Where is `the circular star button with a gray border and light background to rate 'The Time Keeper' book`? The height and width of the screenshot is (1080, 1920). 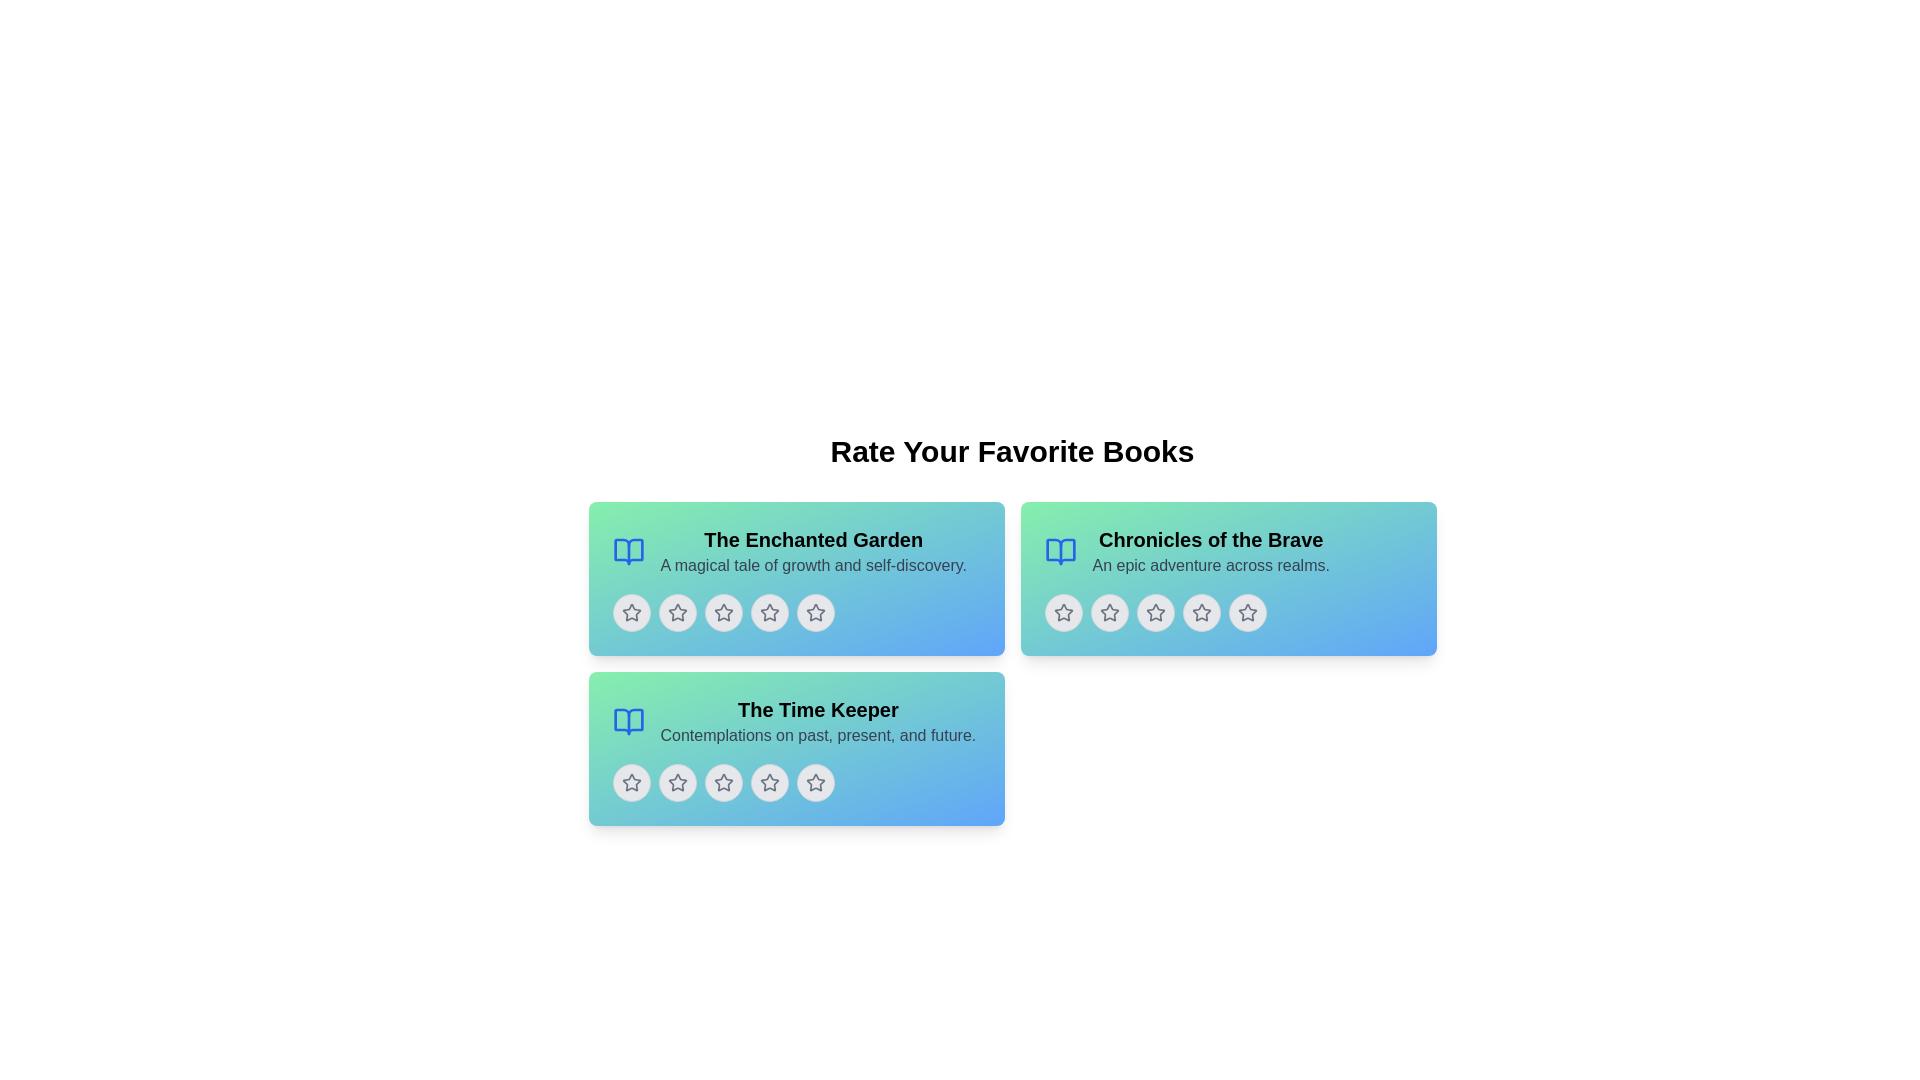
the circular star button with a gray border and light background to rate 'The Time Keeper' book is located at coordinates (768, 782).